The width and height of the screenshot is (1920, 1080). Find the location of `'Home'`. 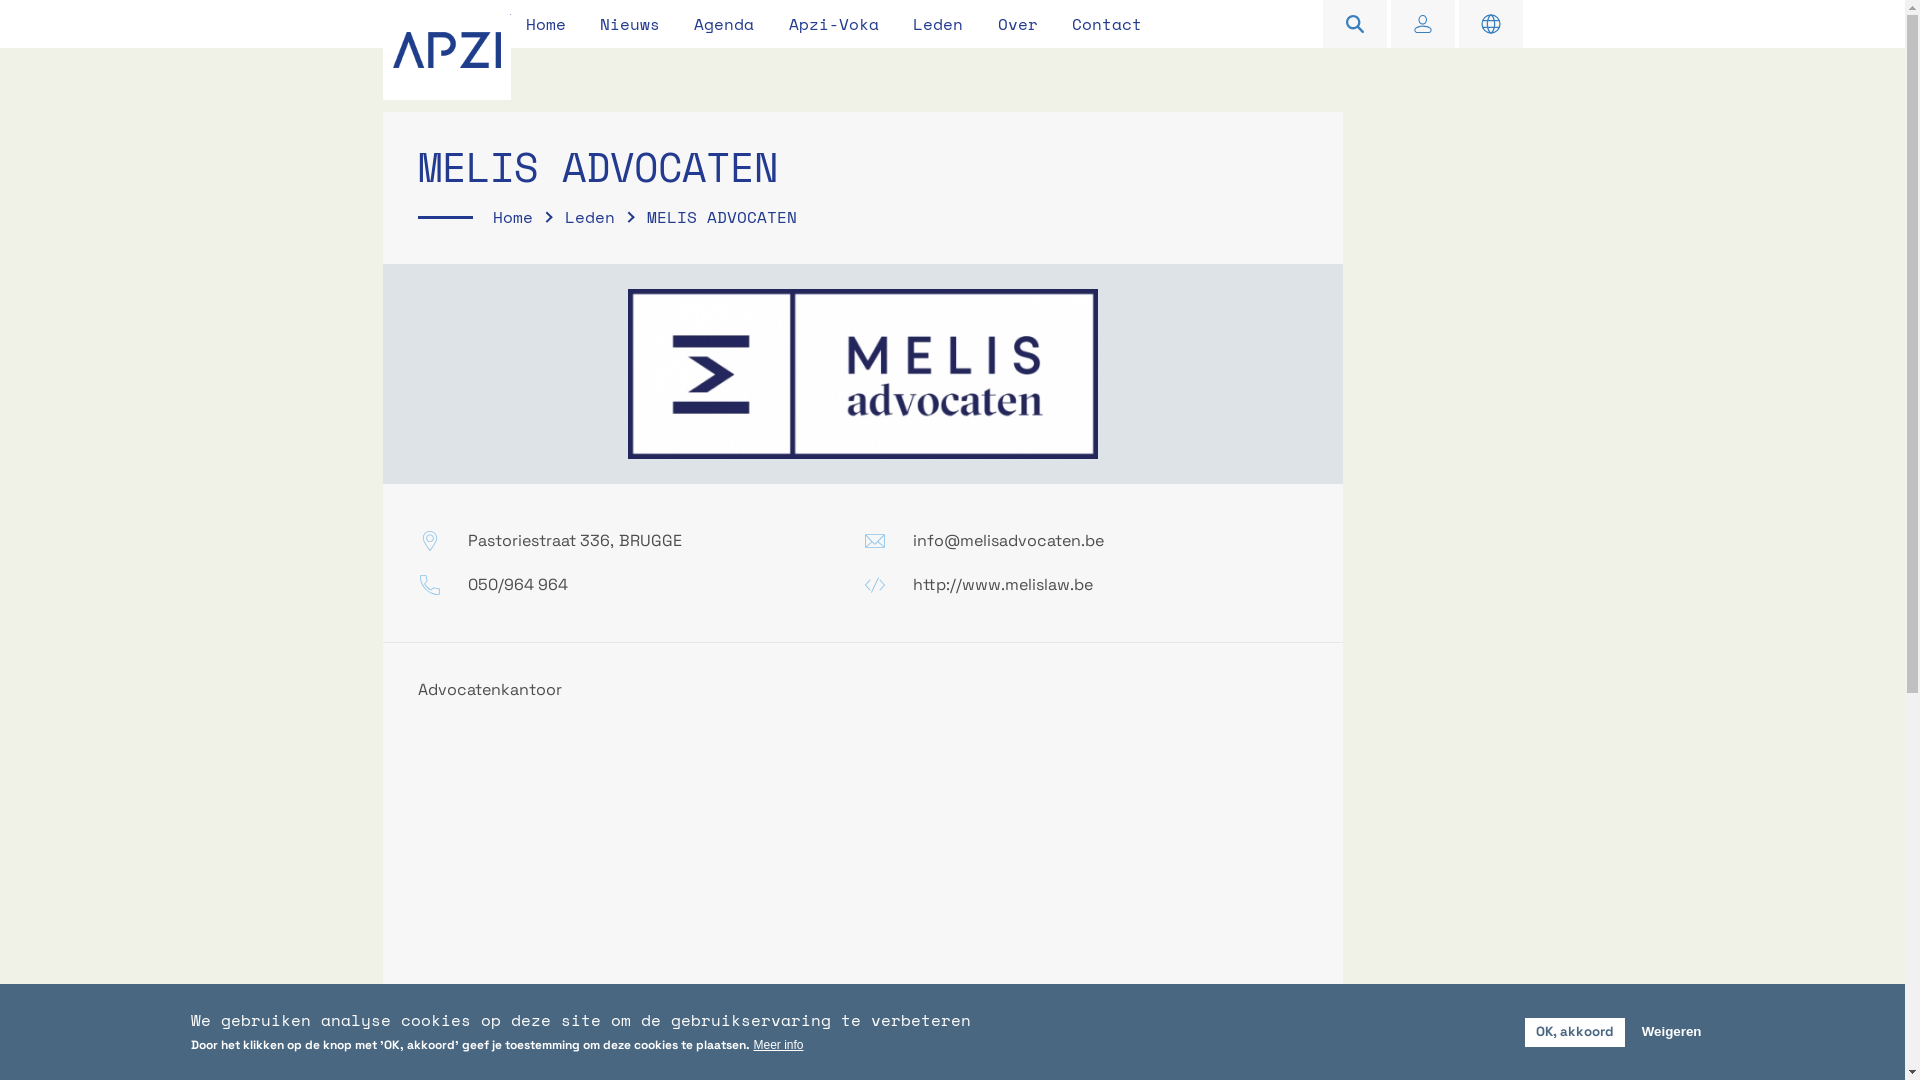

'Home' is located at coordinates (509, 23).